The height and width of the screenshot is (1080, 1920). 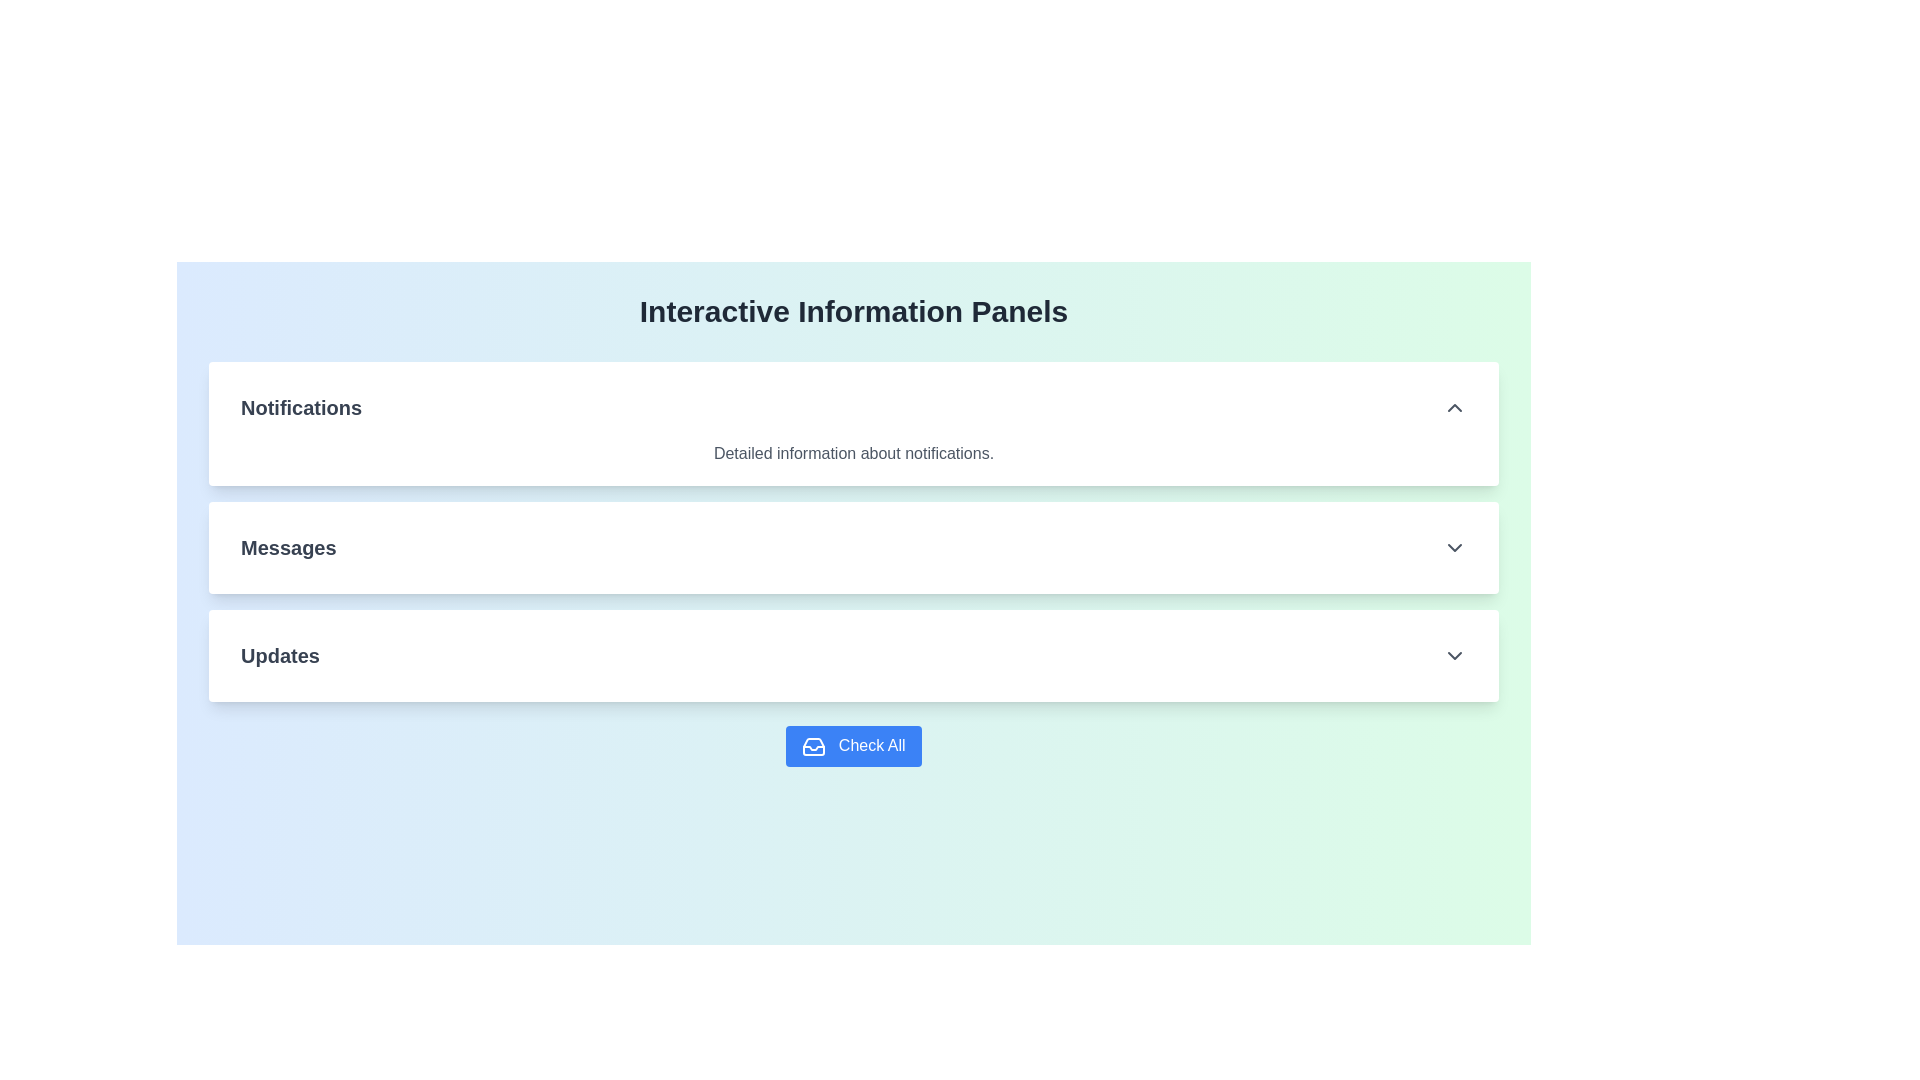 I want to click on the 'Check All' button, which is a blue rectangular button with rounded corners and white text, located near the bottom center of the interface, so click(x=854, y=746).